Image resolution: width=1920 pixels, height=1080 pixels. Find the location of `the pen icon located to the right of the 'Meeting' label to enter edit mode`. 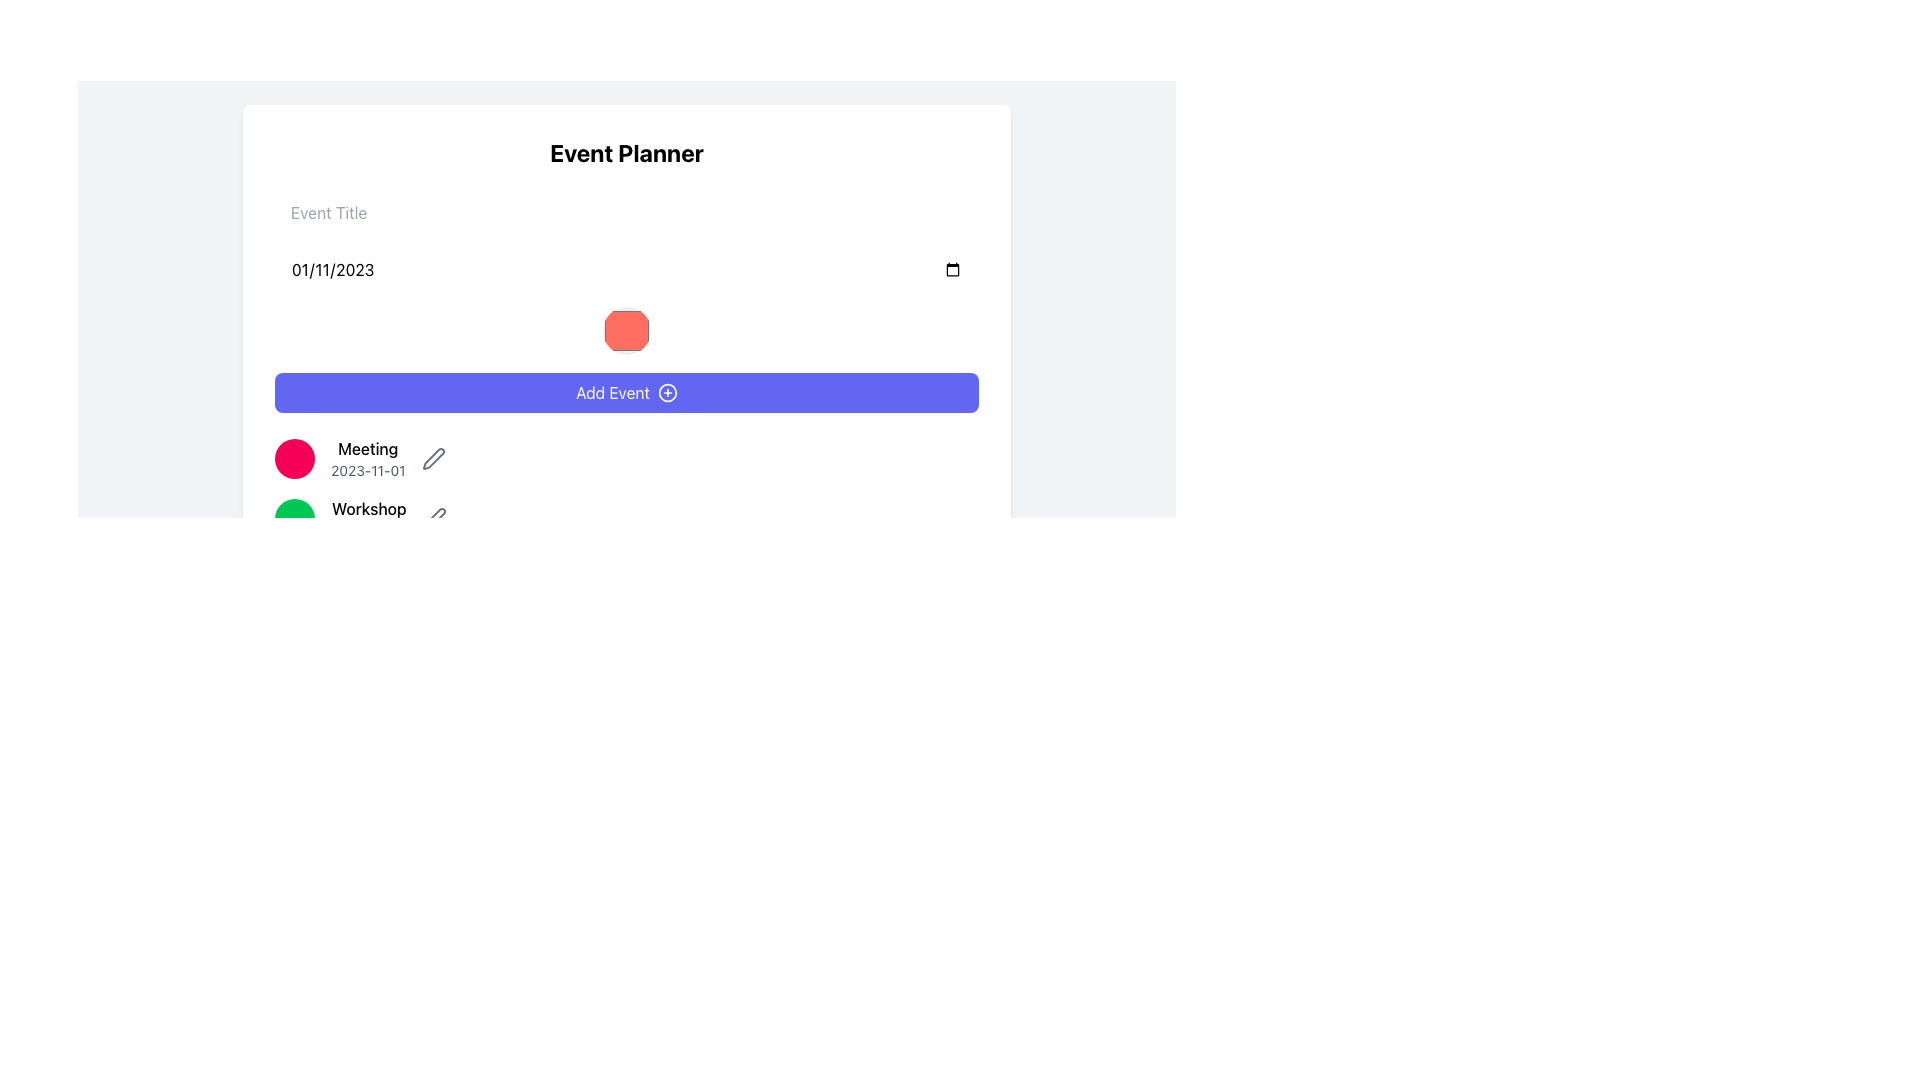

the pen icon located to the right of the 'Meeting' label to enter edit mode is located at coordinates (434, 518).